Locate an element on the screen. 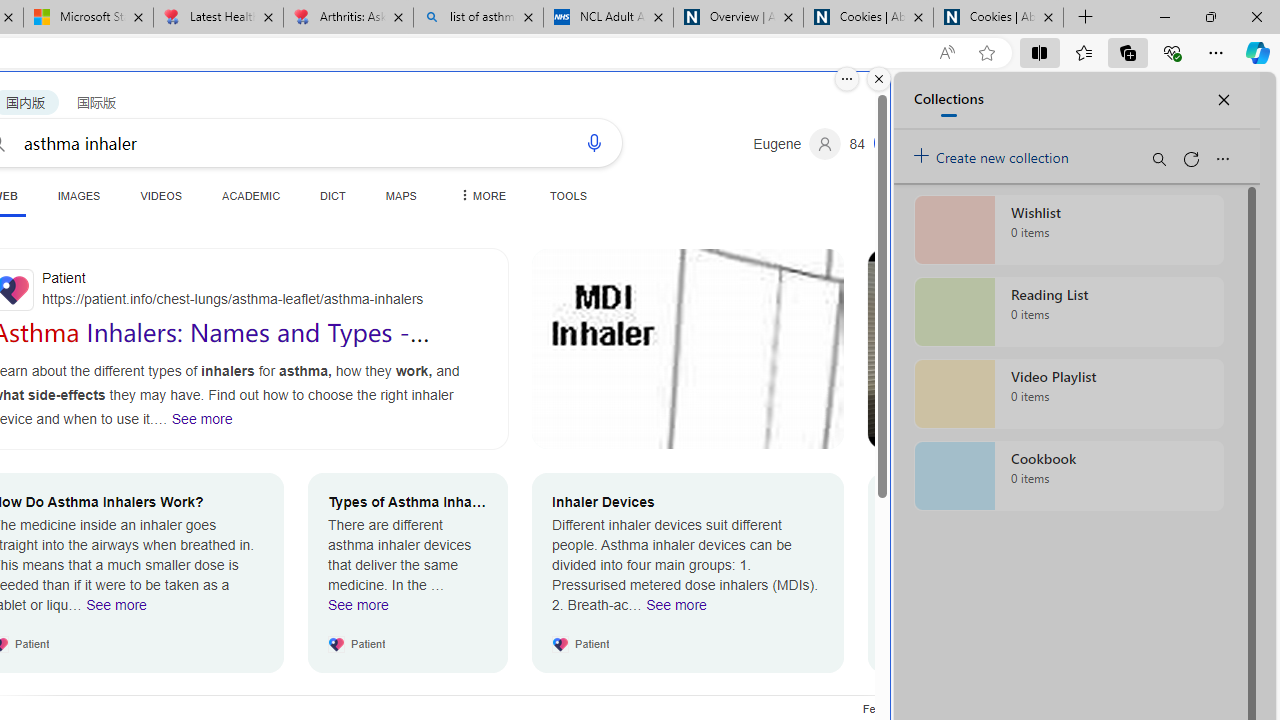 The image size is (1280, 720). 'Cookies | About | NICE' is located at coordinates (999, 17).